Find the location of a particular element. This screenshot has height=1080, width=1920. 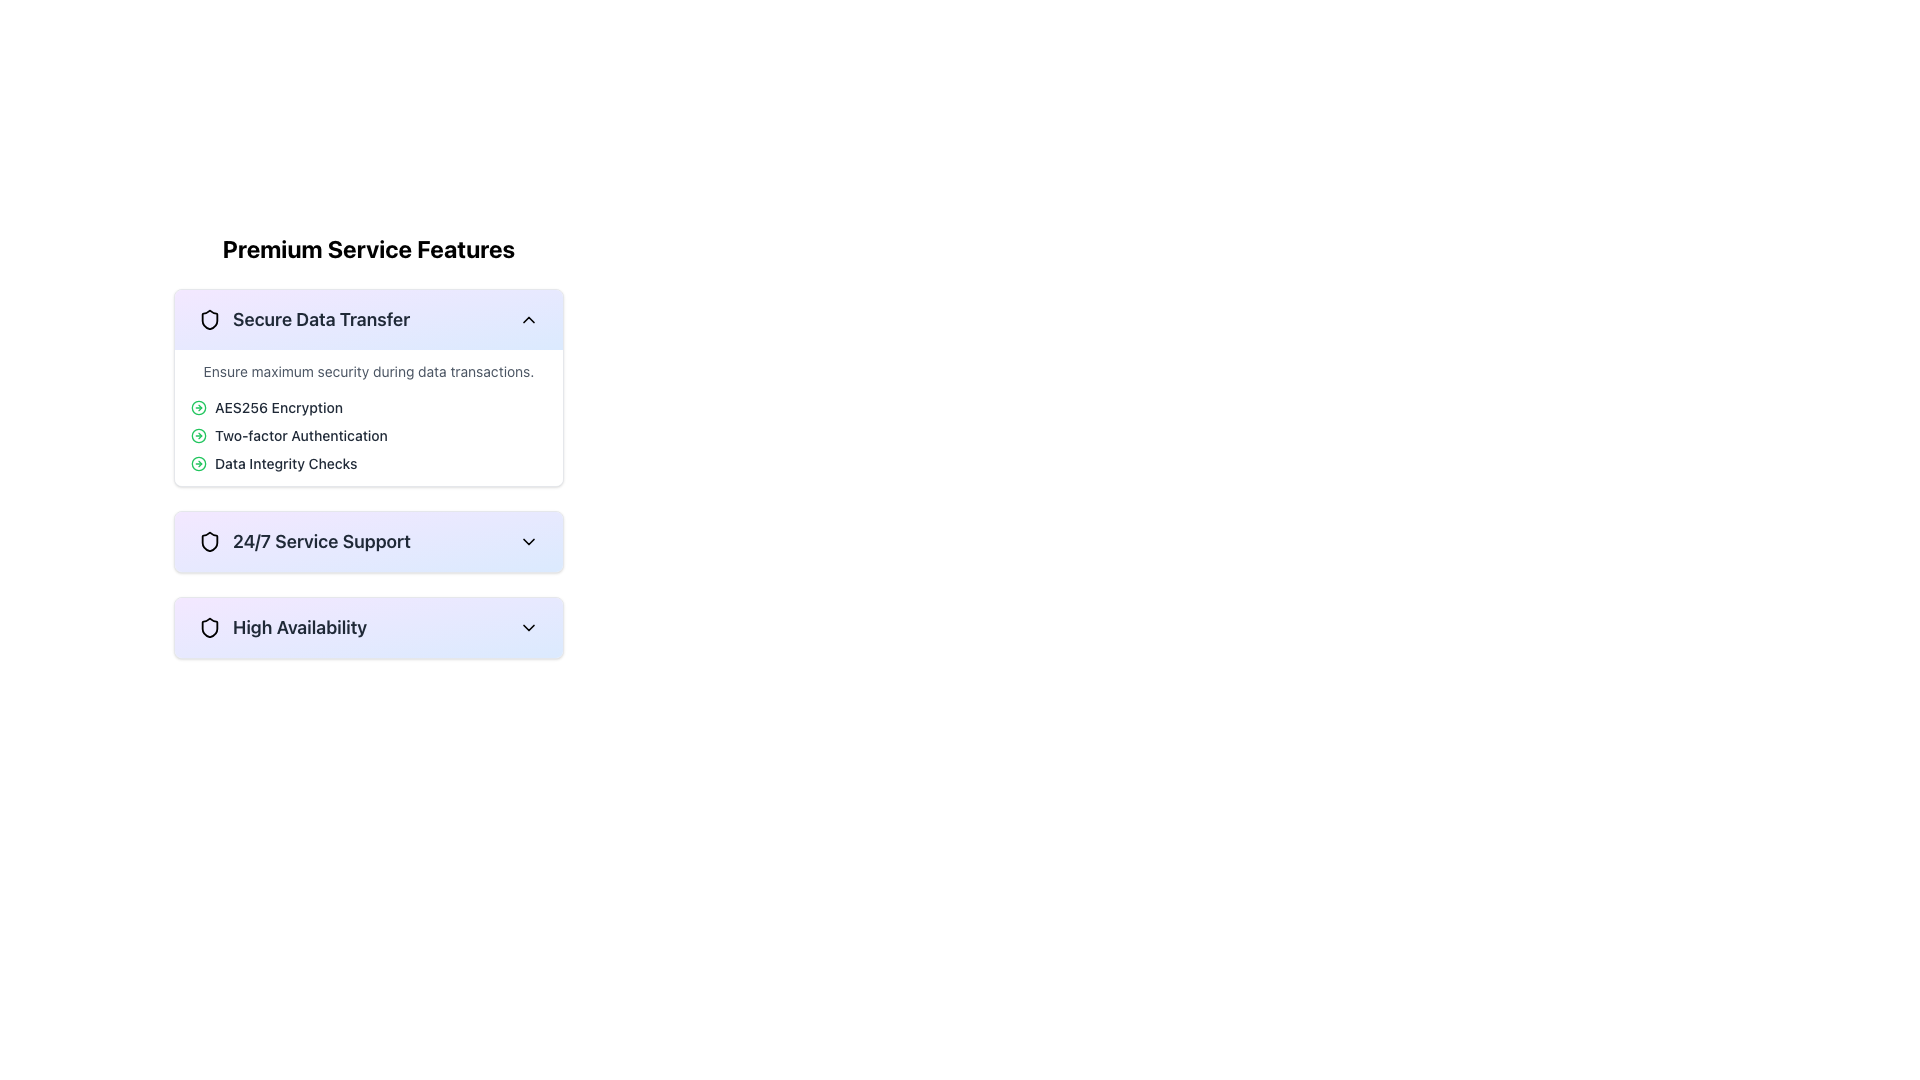

the decorative icon representing the 'High Availability' section, located to the left of the text label is located at coordinates (210, 627).